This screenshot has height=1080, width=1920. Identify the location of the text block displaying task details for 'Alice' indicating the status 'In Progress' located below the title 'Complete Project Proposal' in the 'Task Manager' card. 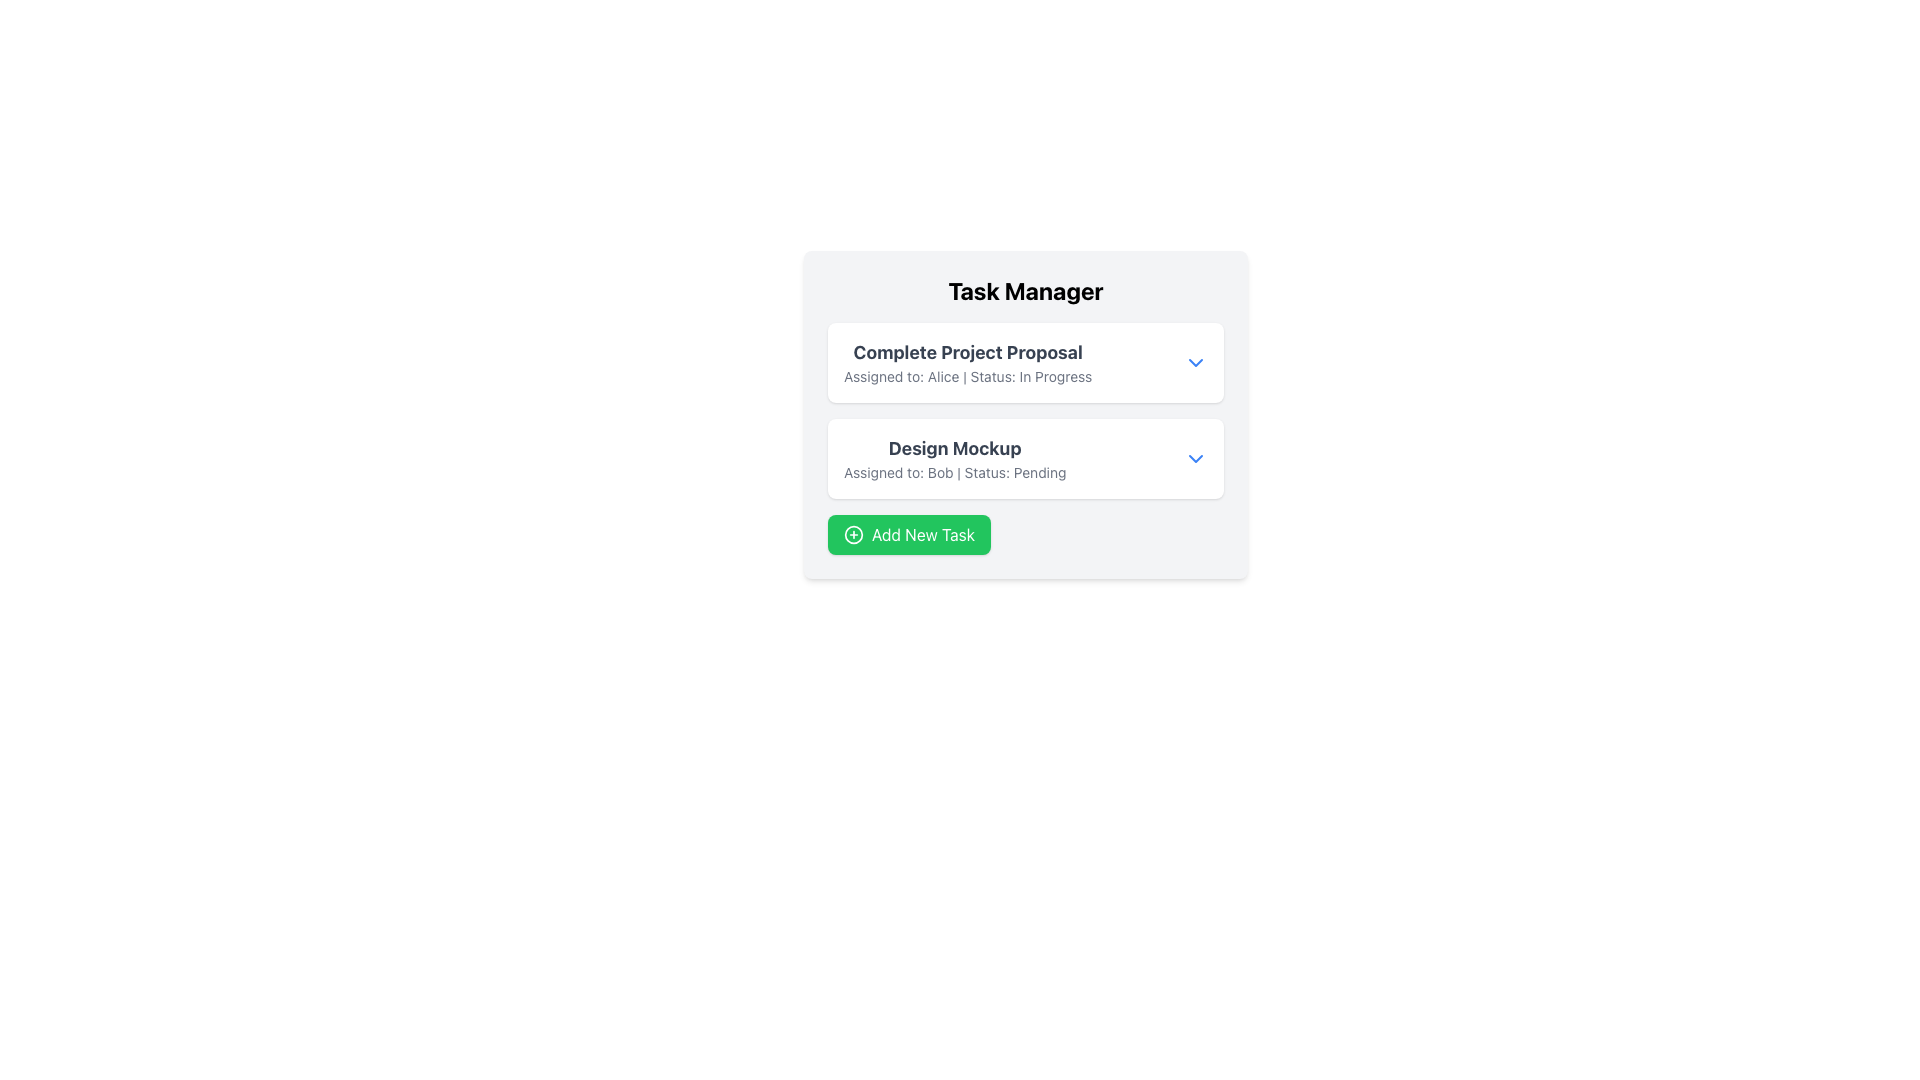
(968, 377).